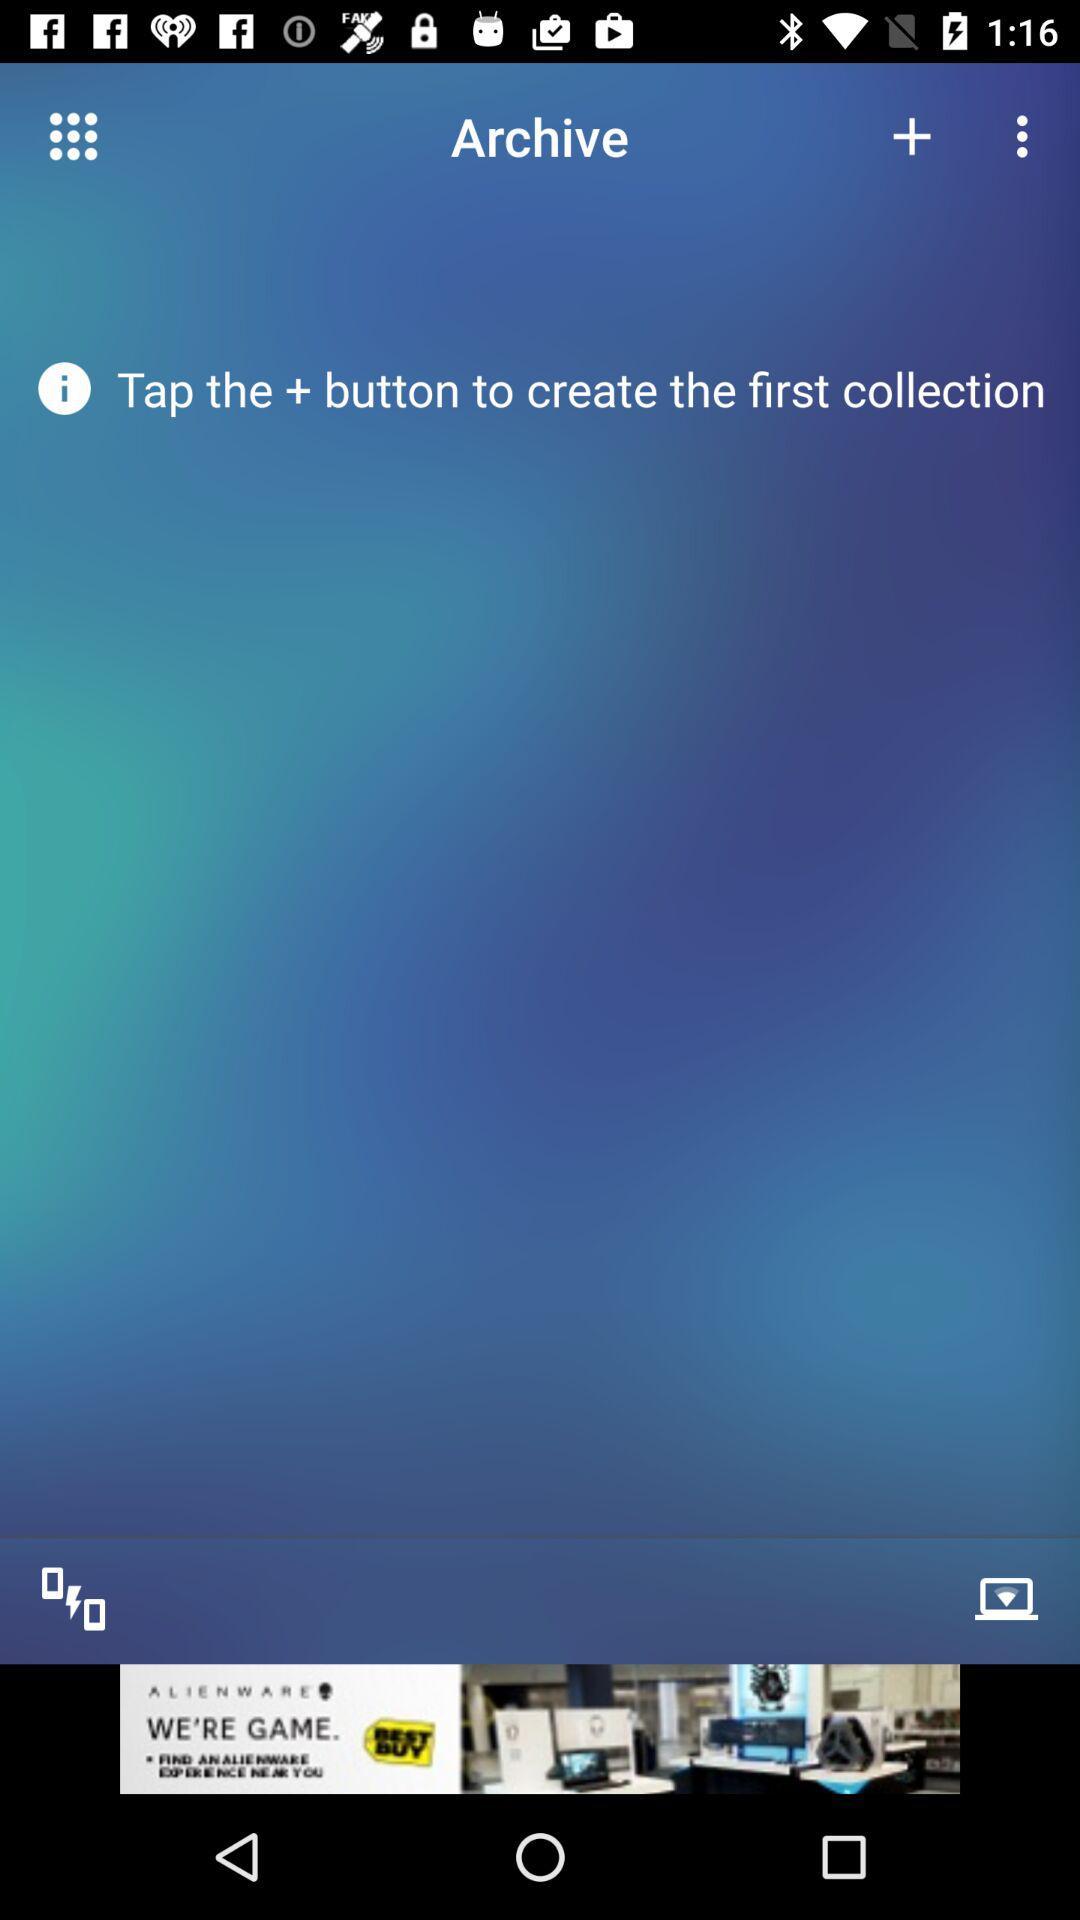 The width and height of the screenshot is (1080, 1920). I want to click on image link to advertisement, so click(540, 1727).